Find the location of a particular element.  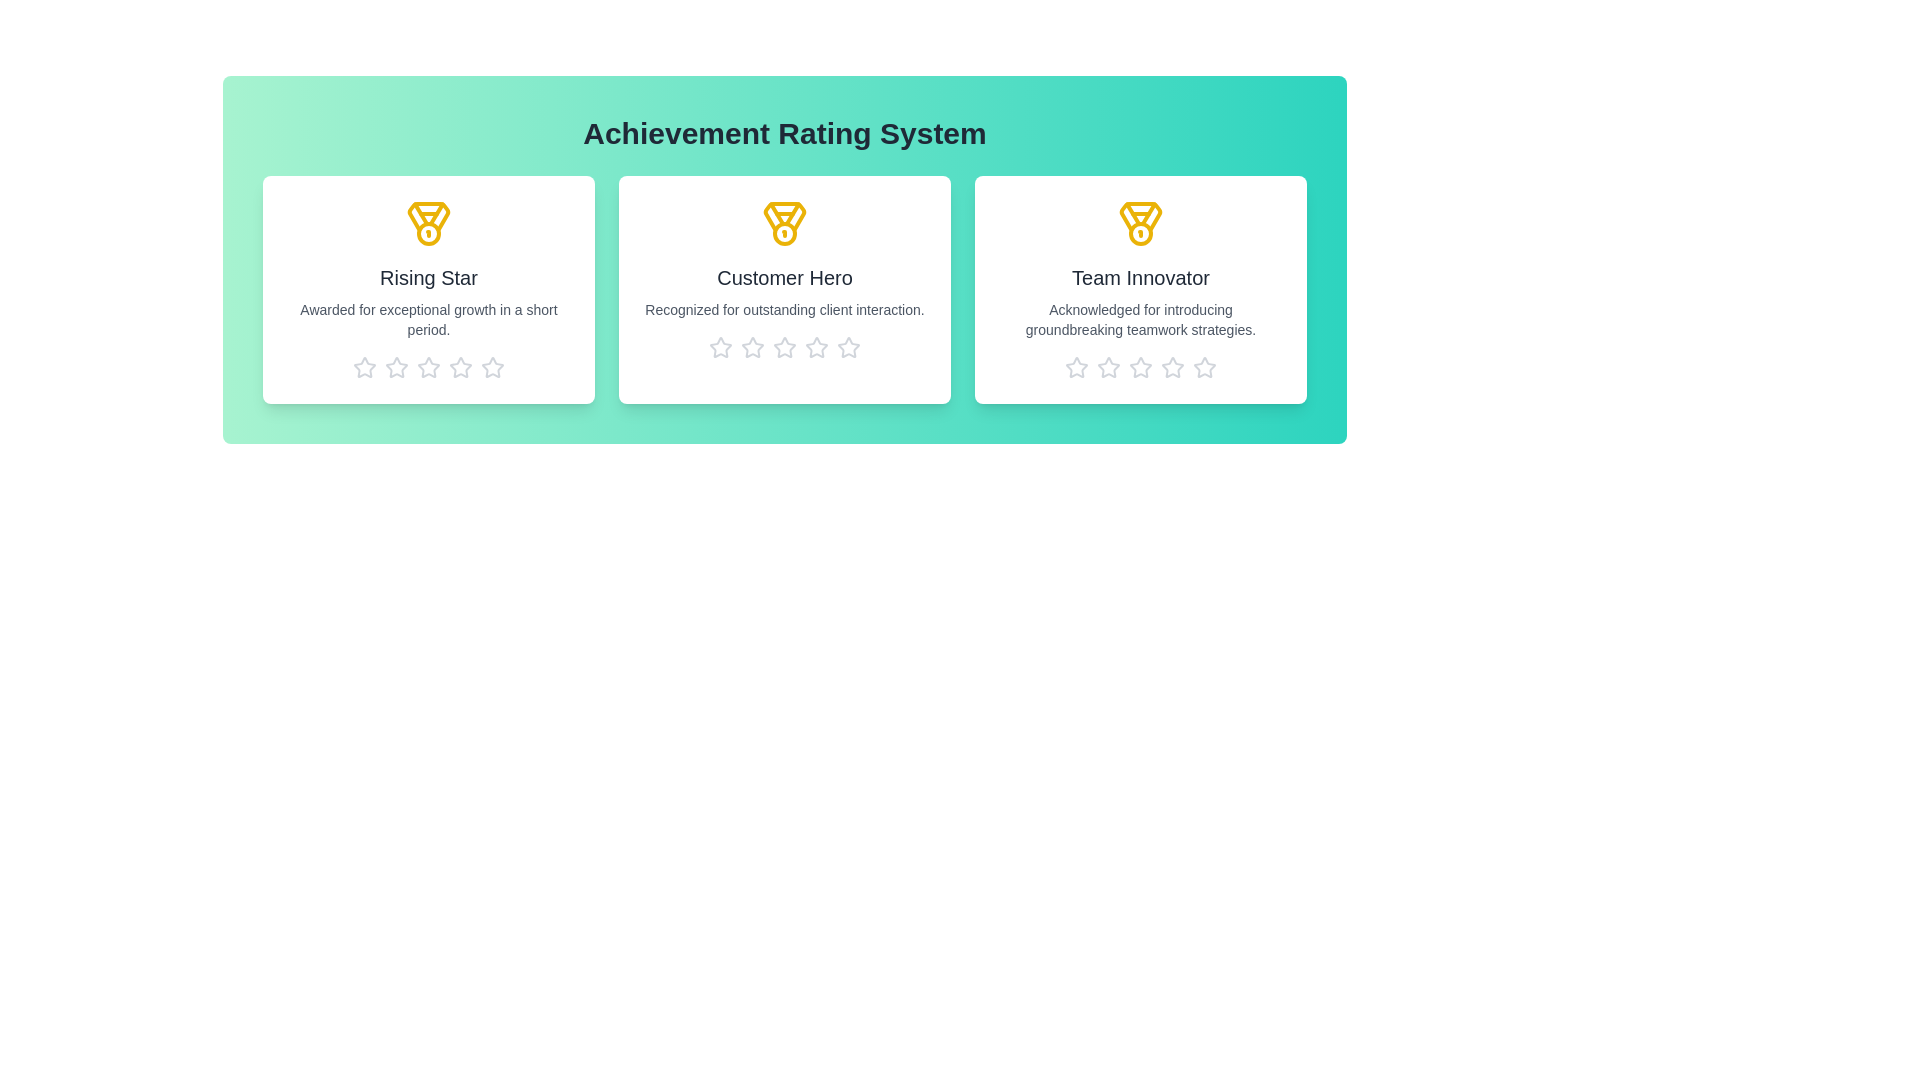

the description of the achievement Team Innovator is located at coordinates (1141, 319).